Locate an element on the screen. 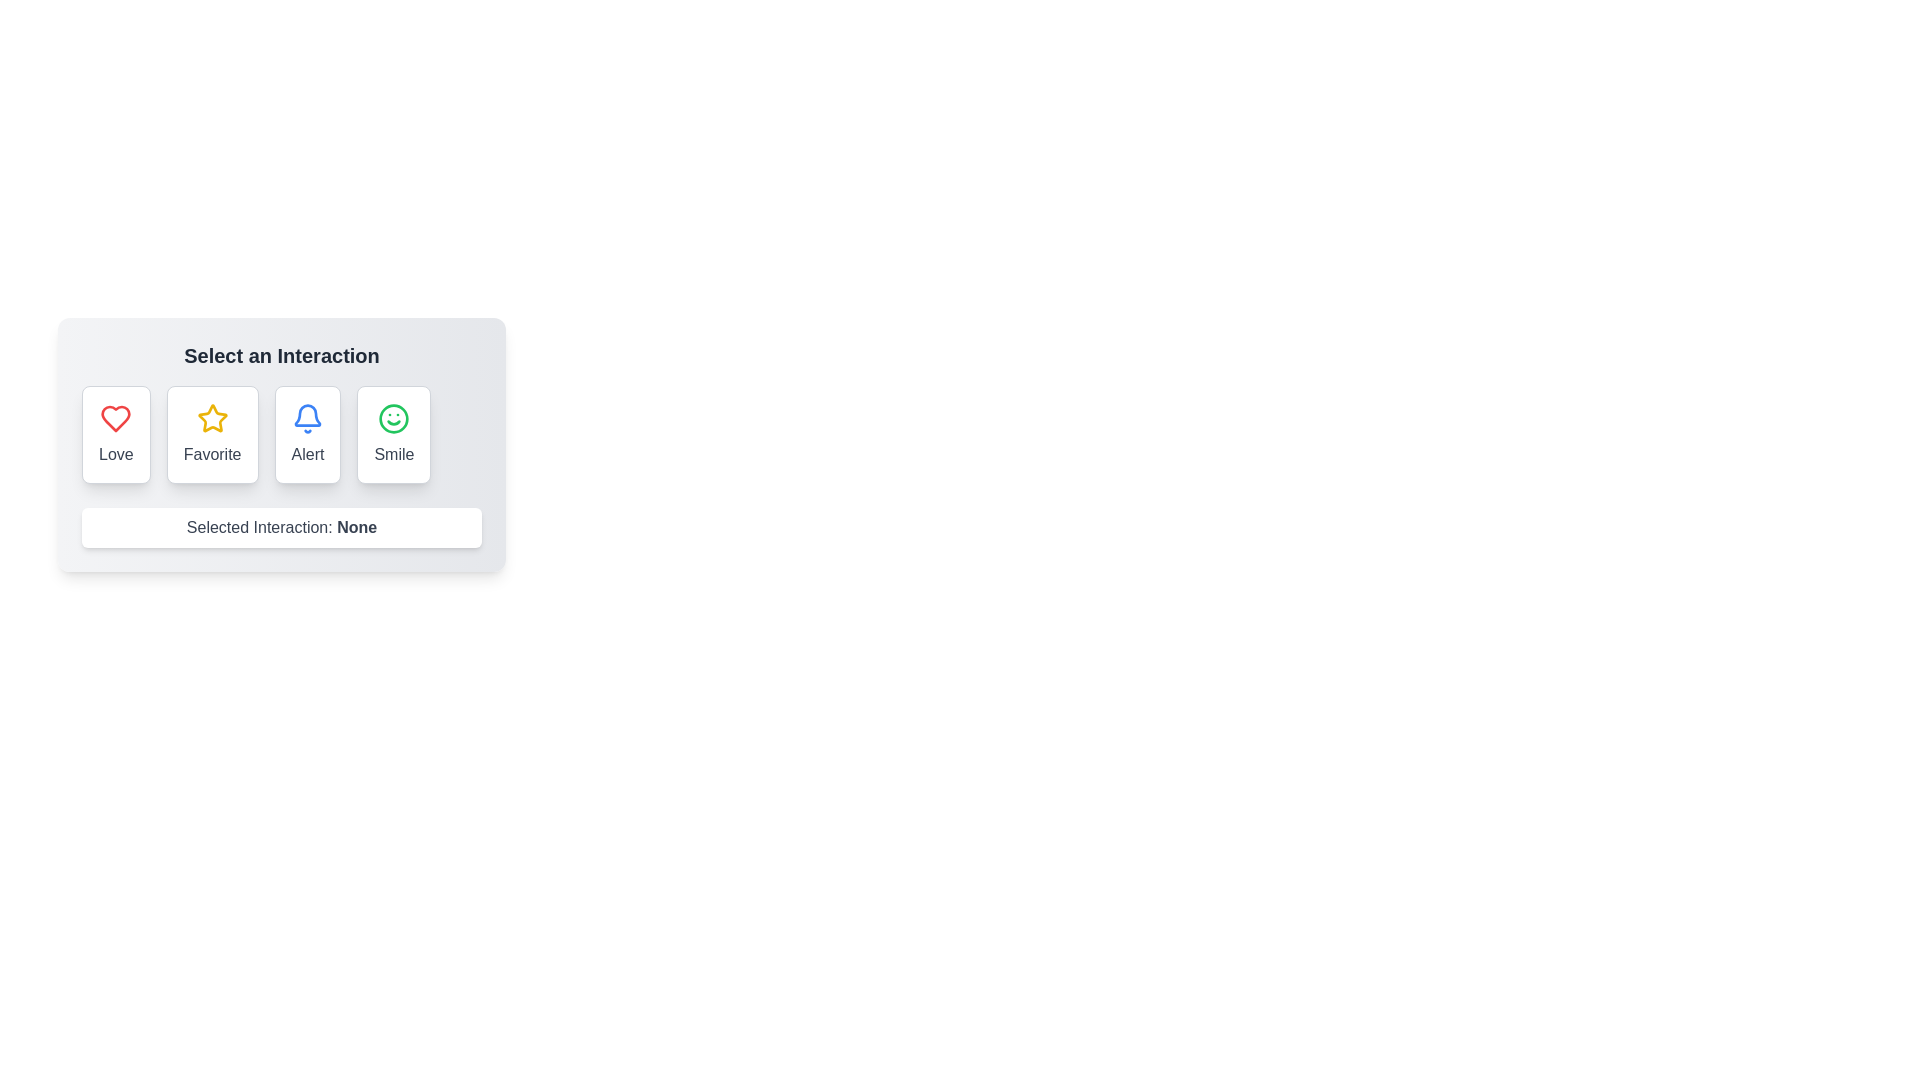 The image size is (1920, 1080). the button labeled Alert to observe the hover effect is located at coordinates (306, 434).